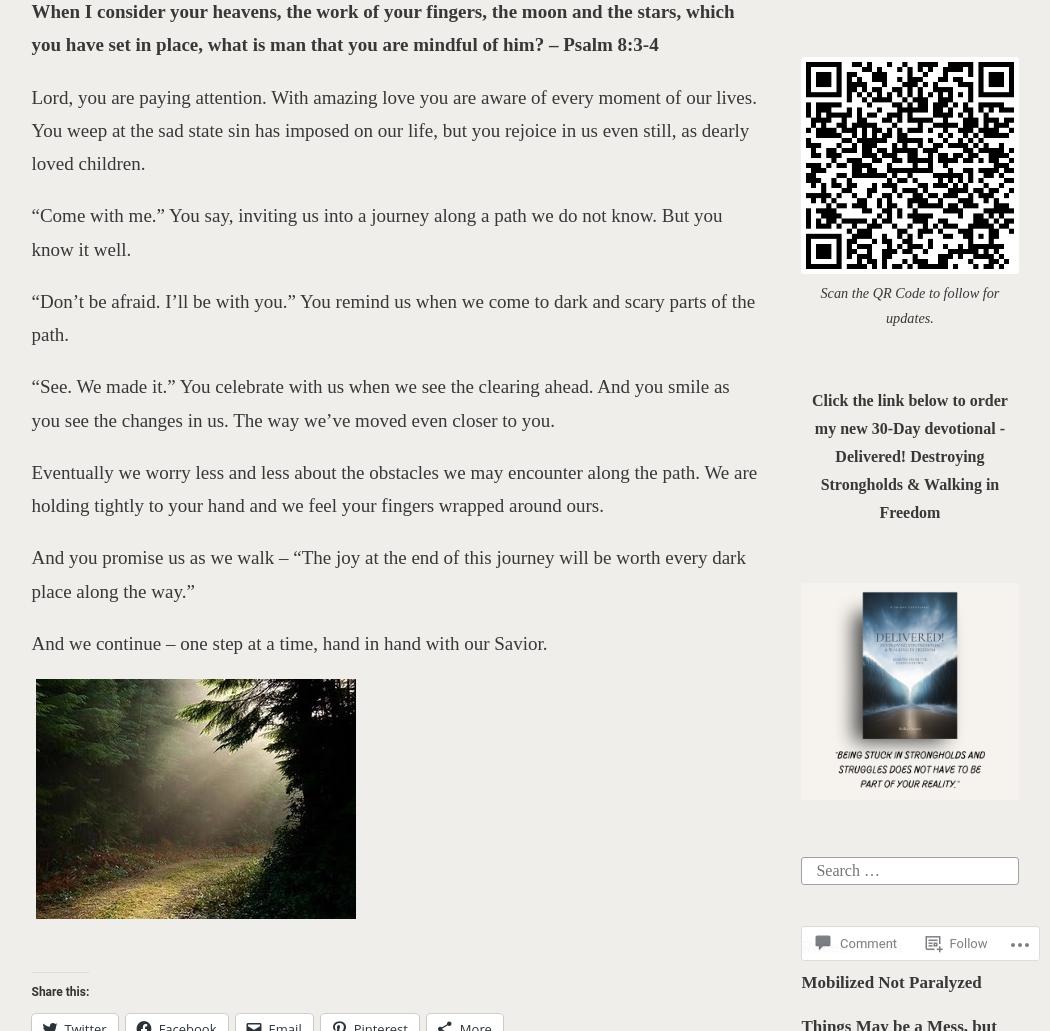 This screenshot has width=1050, height=1031. What do you see at coordinates (376, 231) in the screenshot?
I see `'“Come with me.” You say, inviting us into a journey along a path we do not know. But you know it well.'` at bounding box center [376, 231].